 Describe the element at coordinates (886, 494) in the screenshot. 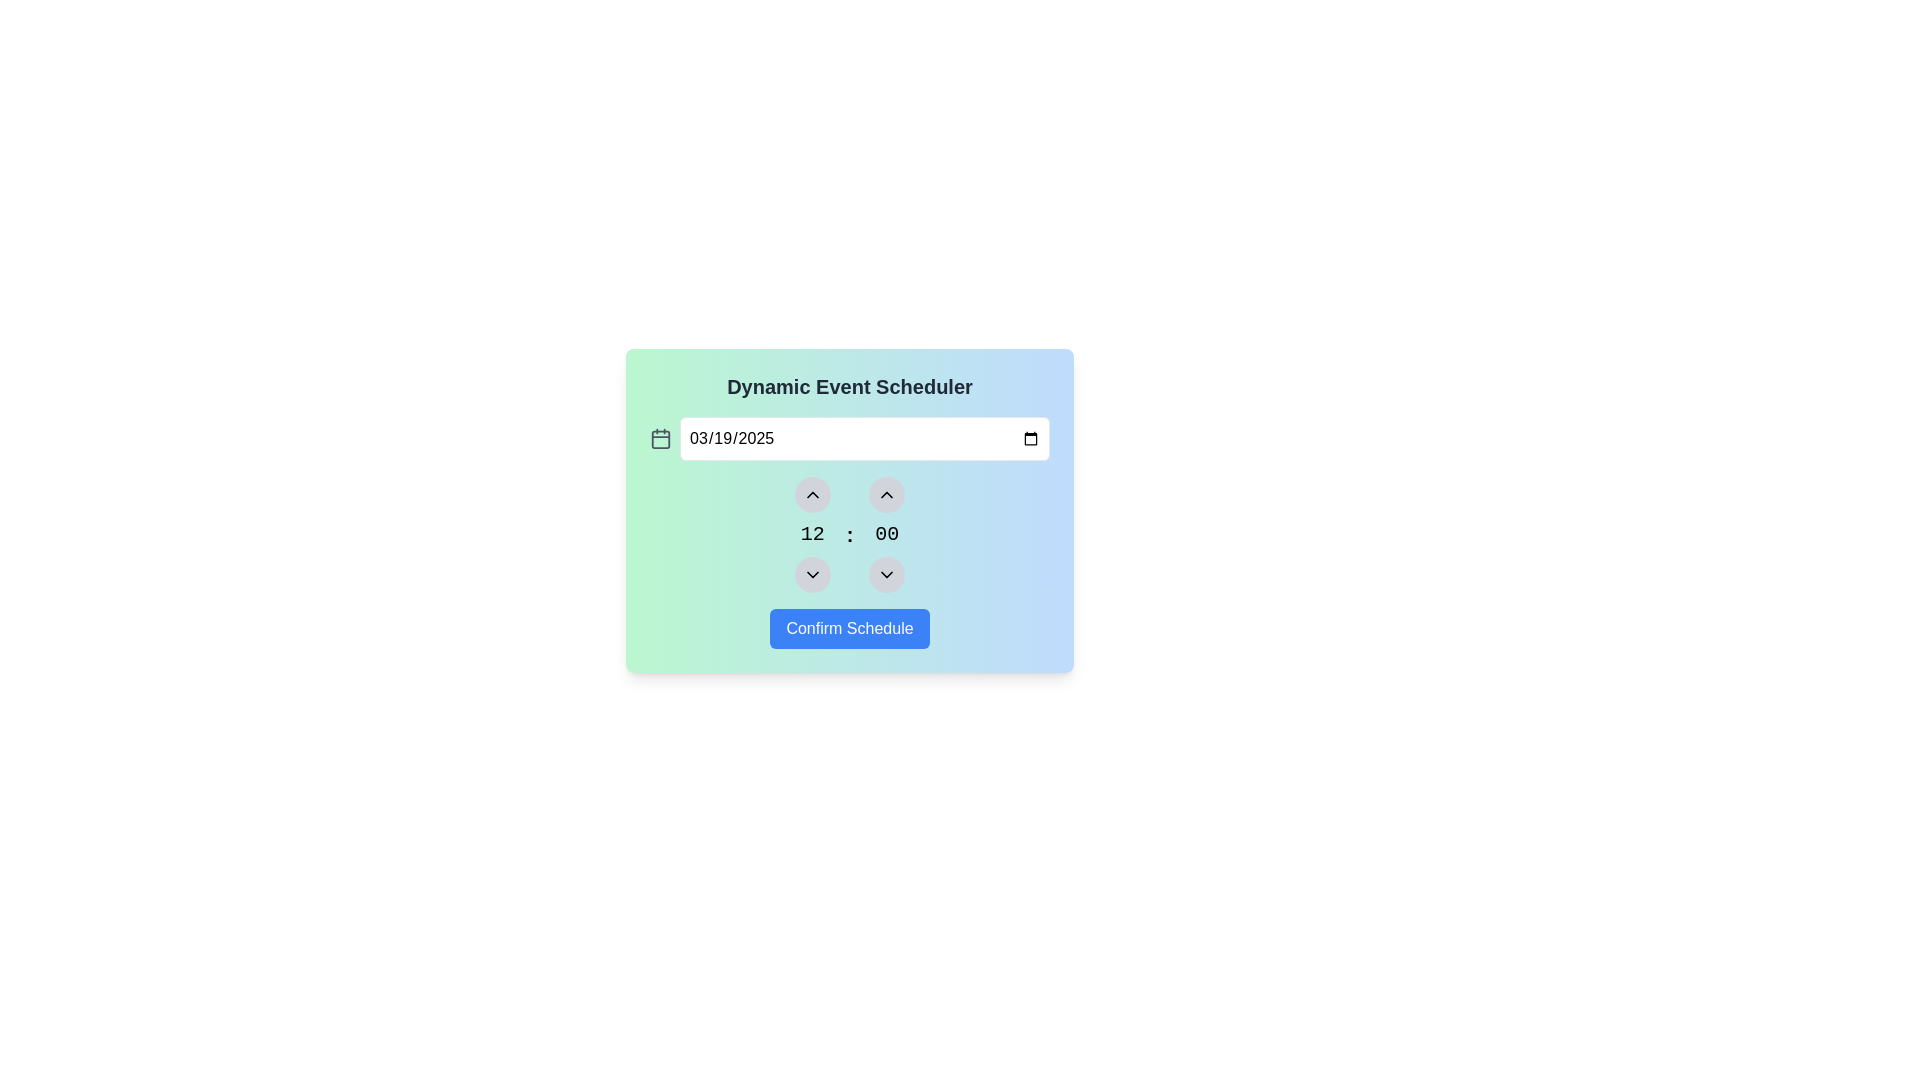

I see `the increment minute button located in the second column, above the decrement minute button, to trigger visual effects` at that location.